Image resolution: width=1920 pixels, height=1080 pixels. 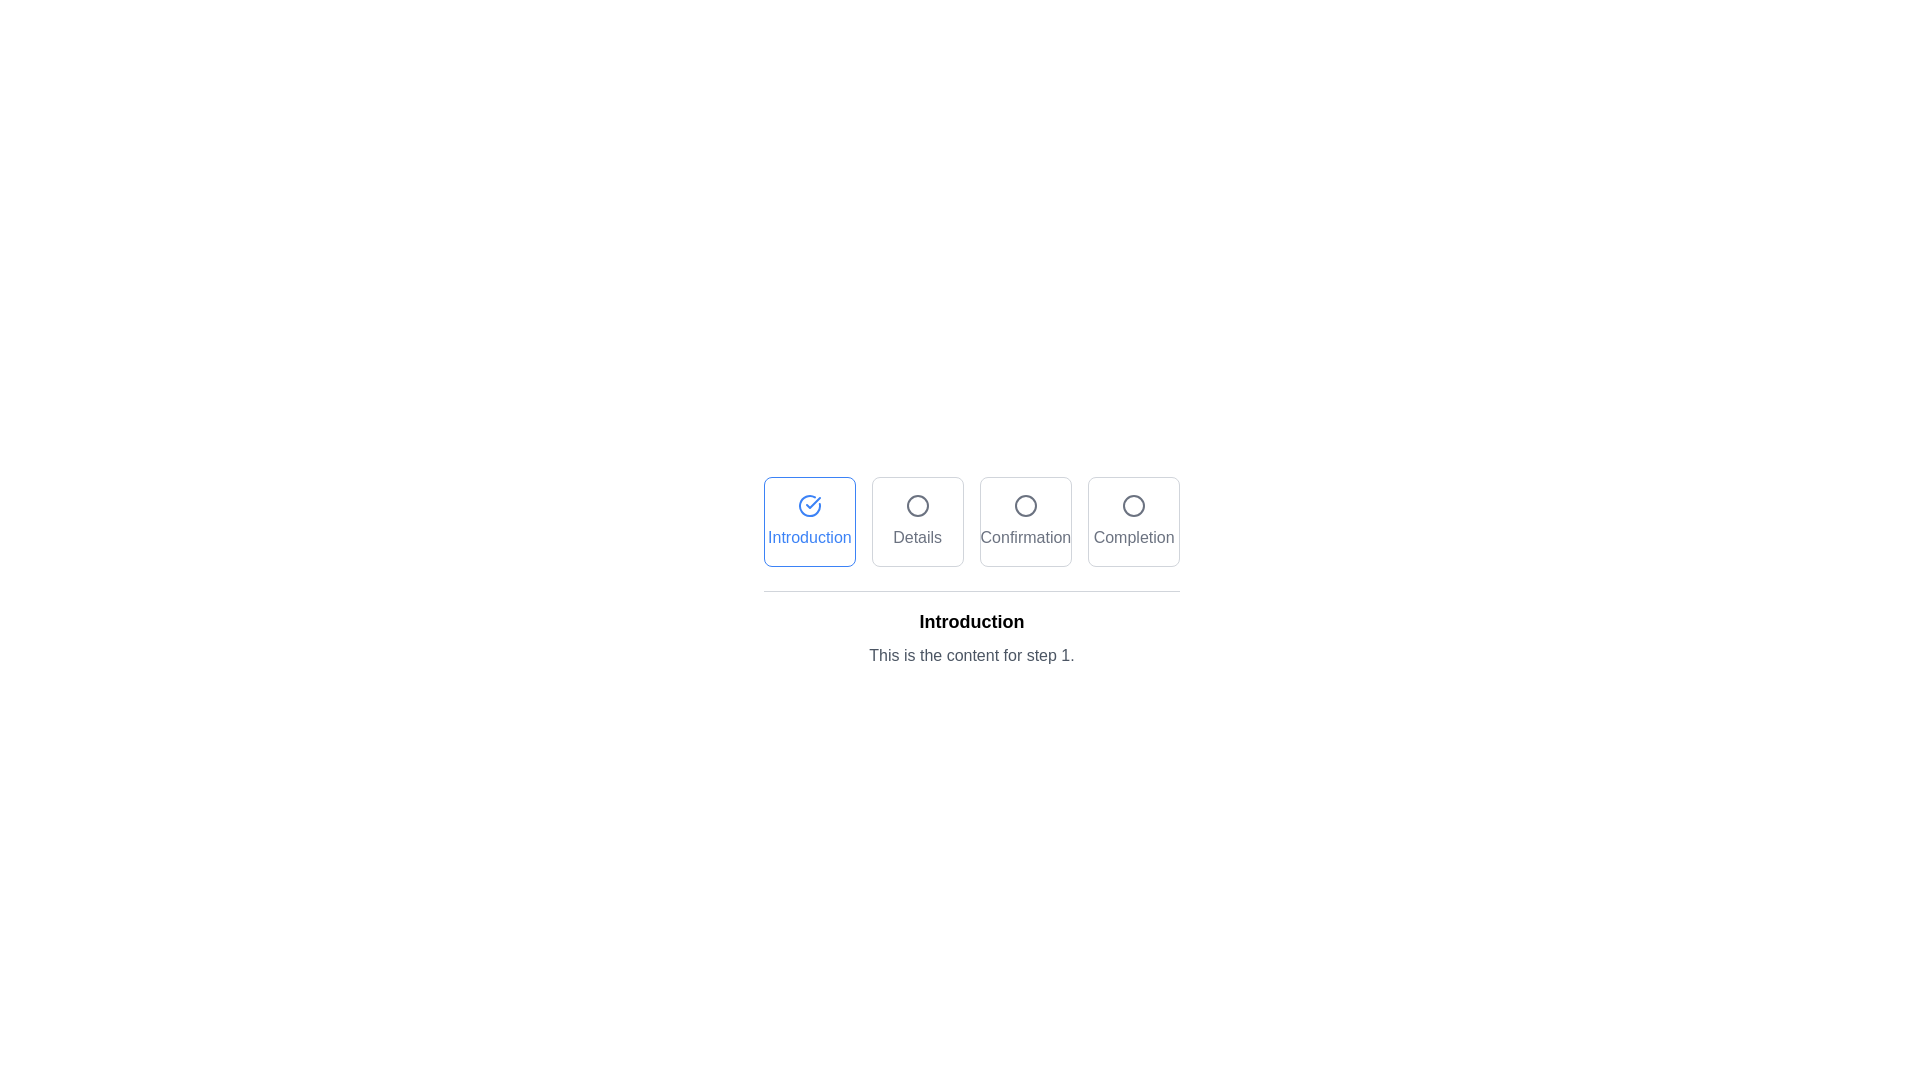 What do you see at coordinates (1025, 536) in the screenshot?
I see `the text label 'Confirmation' located centered under a circular icon in the third box of a linear progression of four boxes` at bounding box center [1025, 536].